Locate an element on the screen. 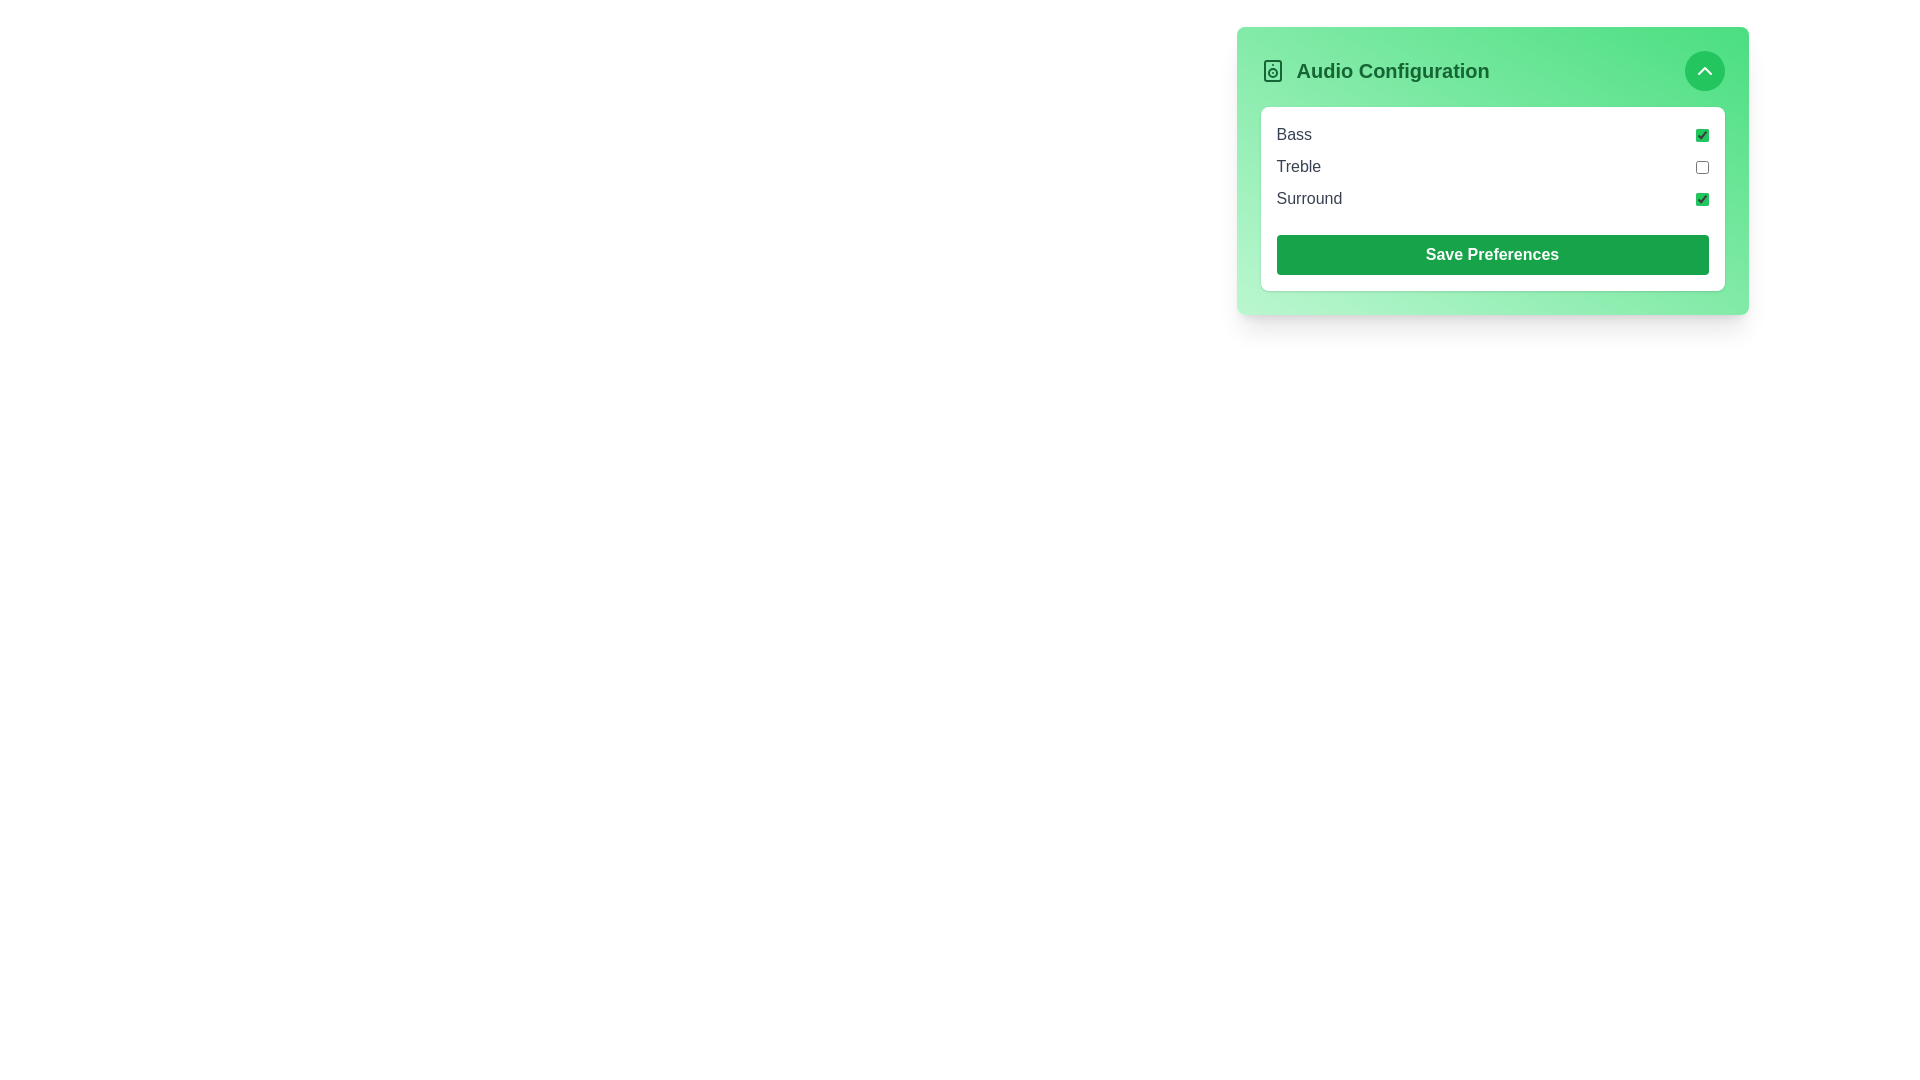  the checkbox labeled 'Treble' in the 'Audio Configuration' section is located at coordinates (1492, 165).